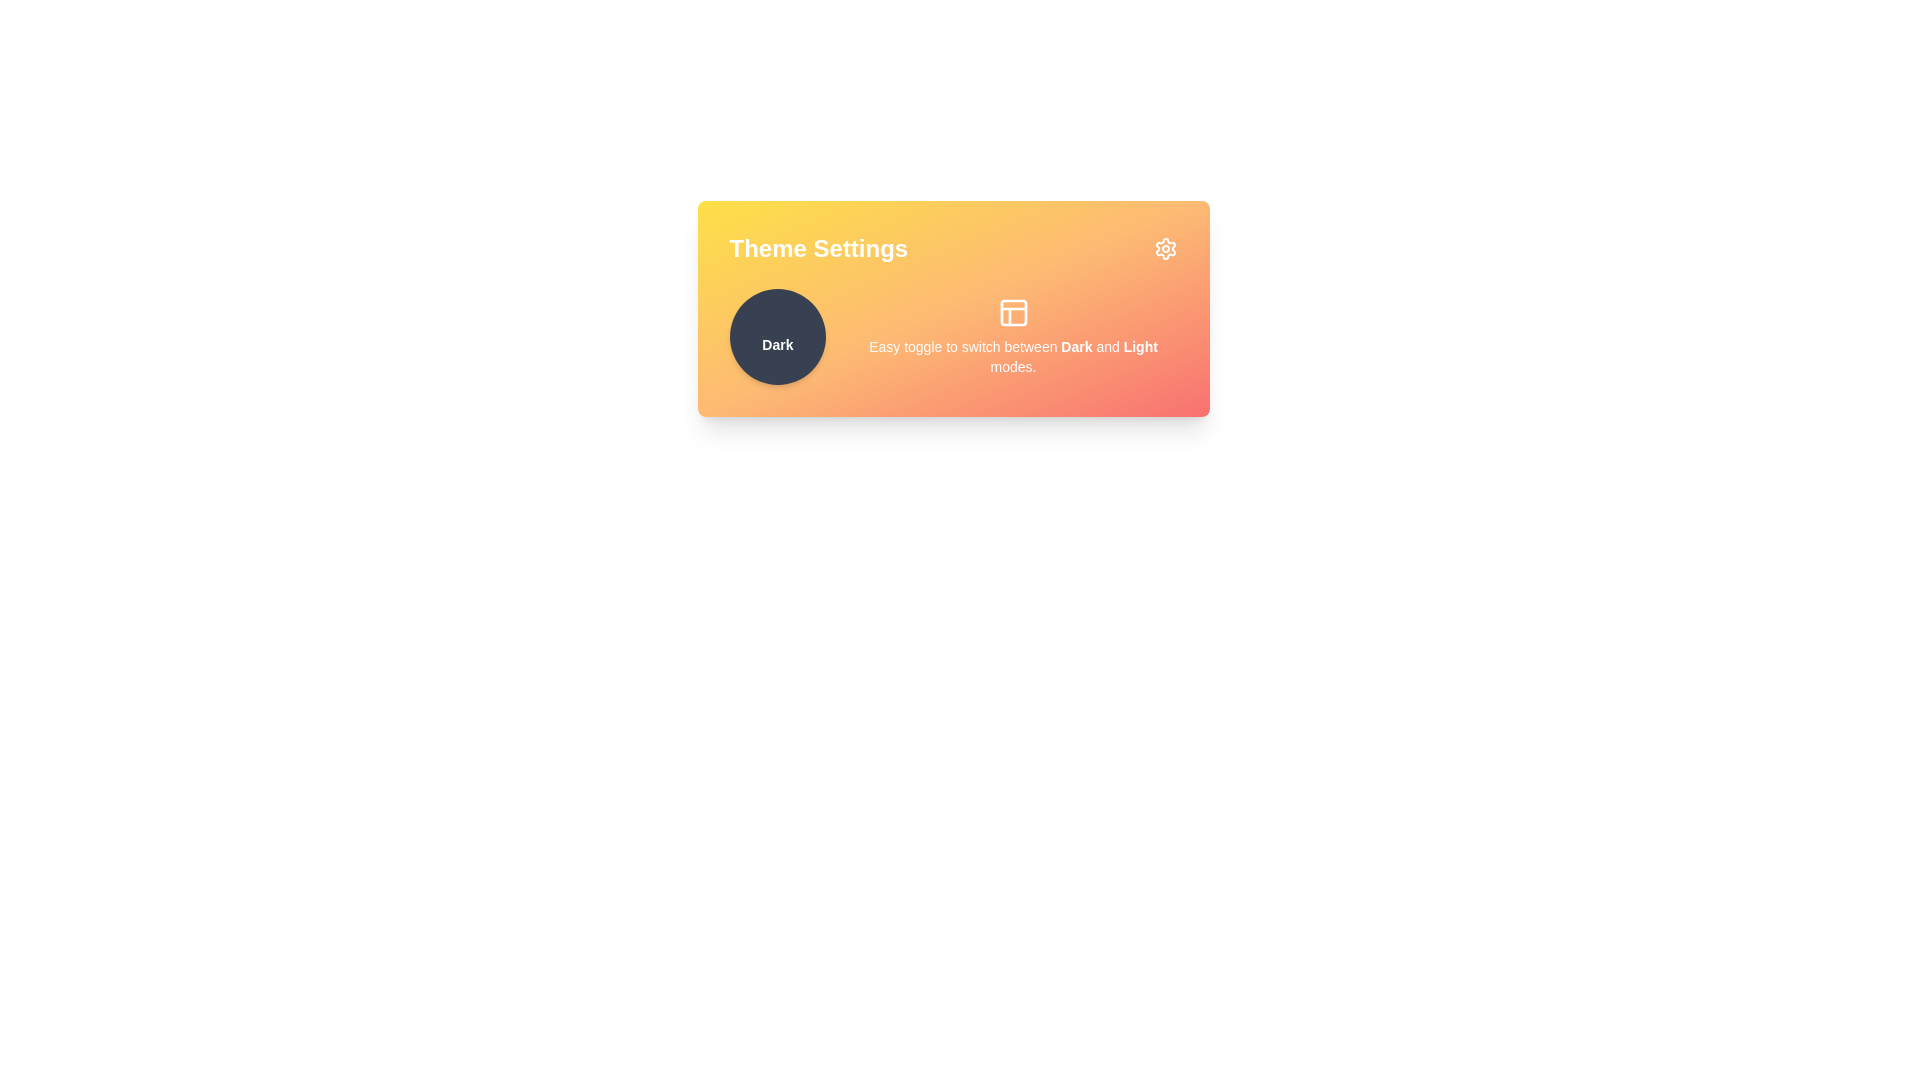 Image resolution: width=1920 pixels, height=1080 pixels. Describe the element at coordinates (776, 335) in the screenshot. I see `the circular button to observe the hover effect` at that location.